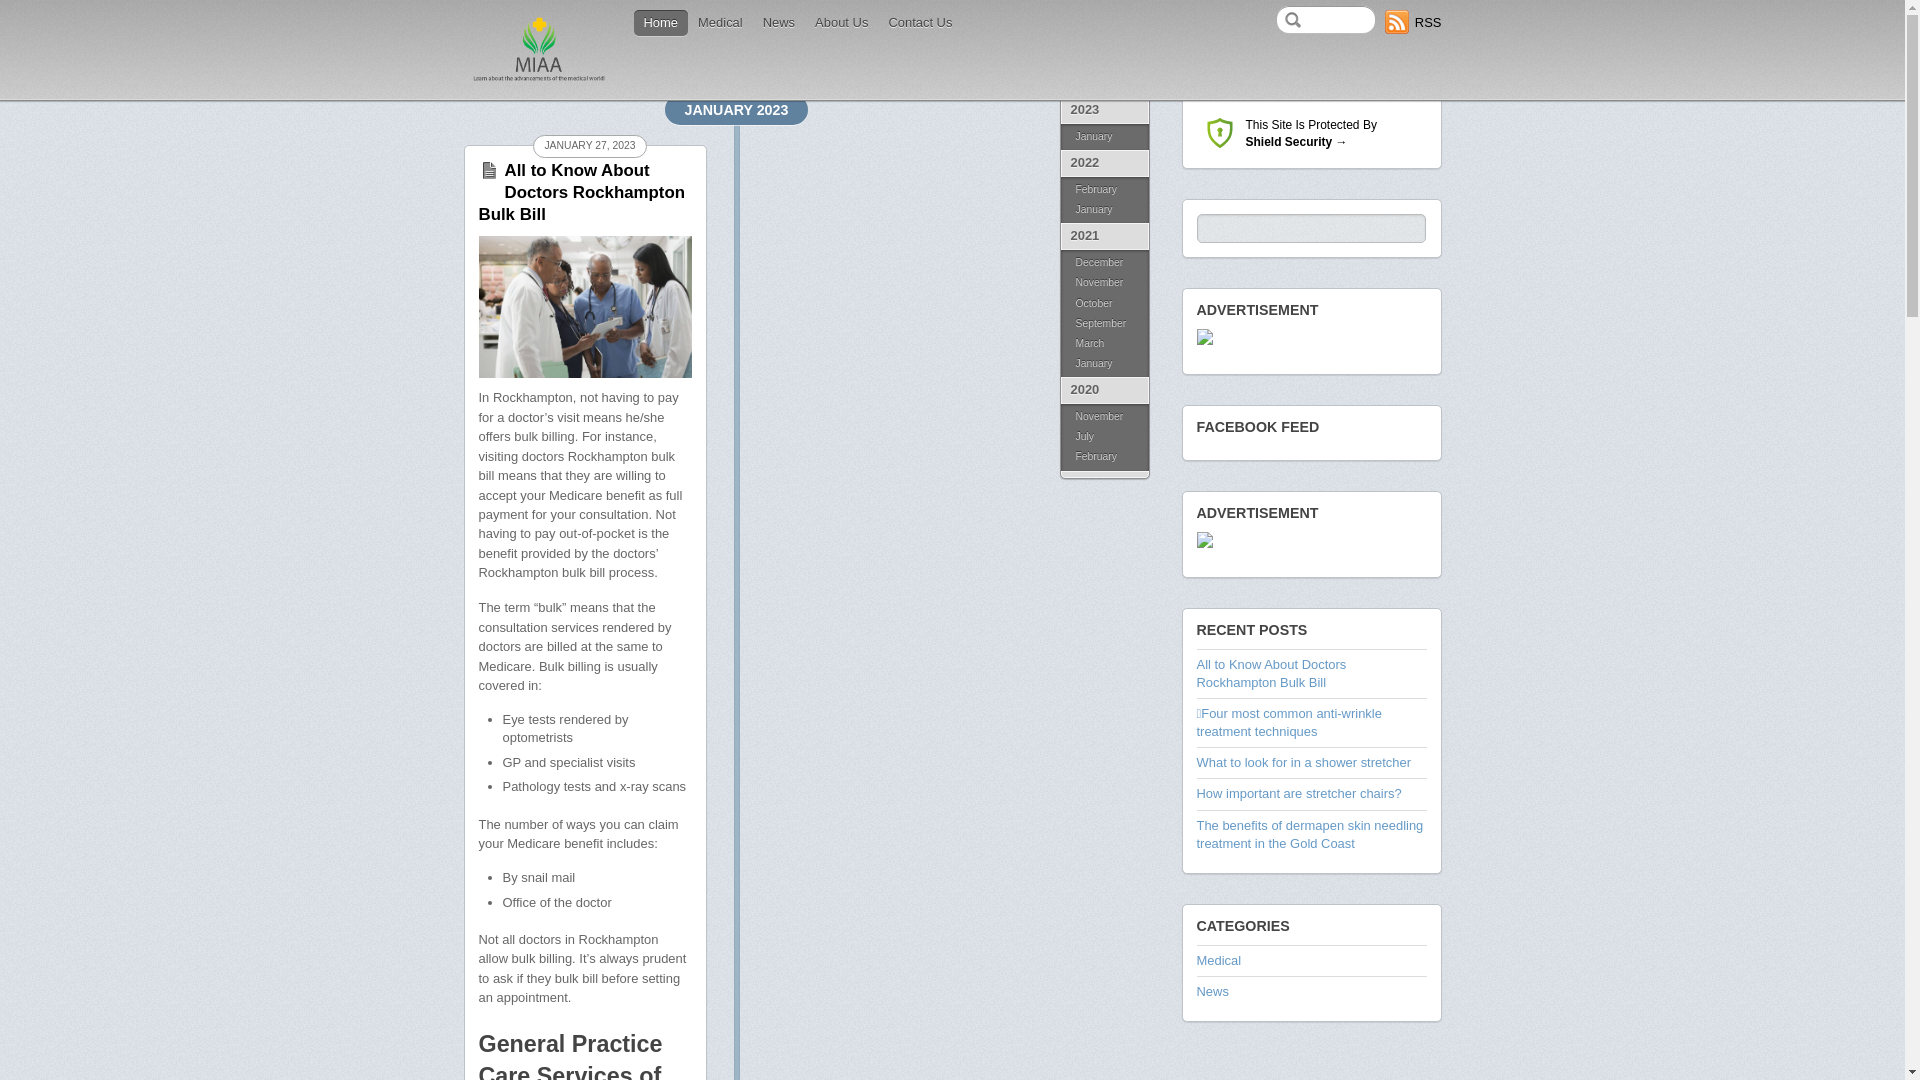 This screenshot has height=1080, width=1920. I want to click on 'Home', so click(661, 23).